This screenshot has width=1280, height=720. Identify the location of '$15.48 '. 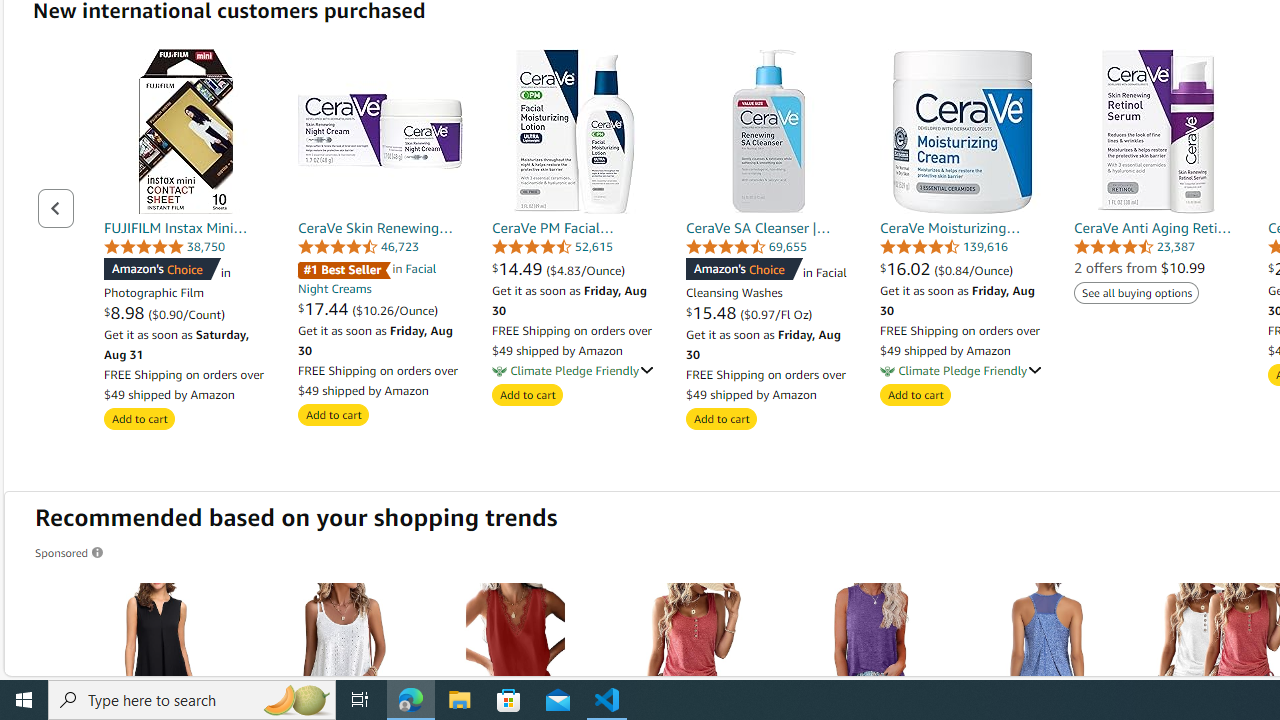
(713, 312).